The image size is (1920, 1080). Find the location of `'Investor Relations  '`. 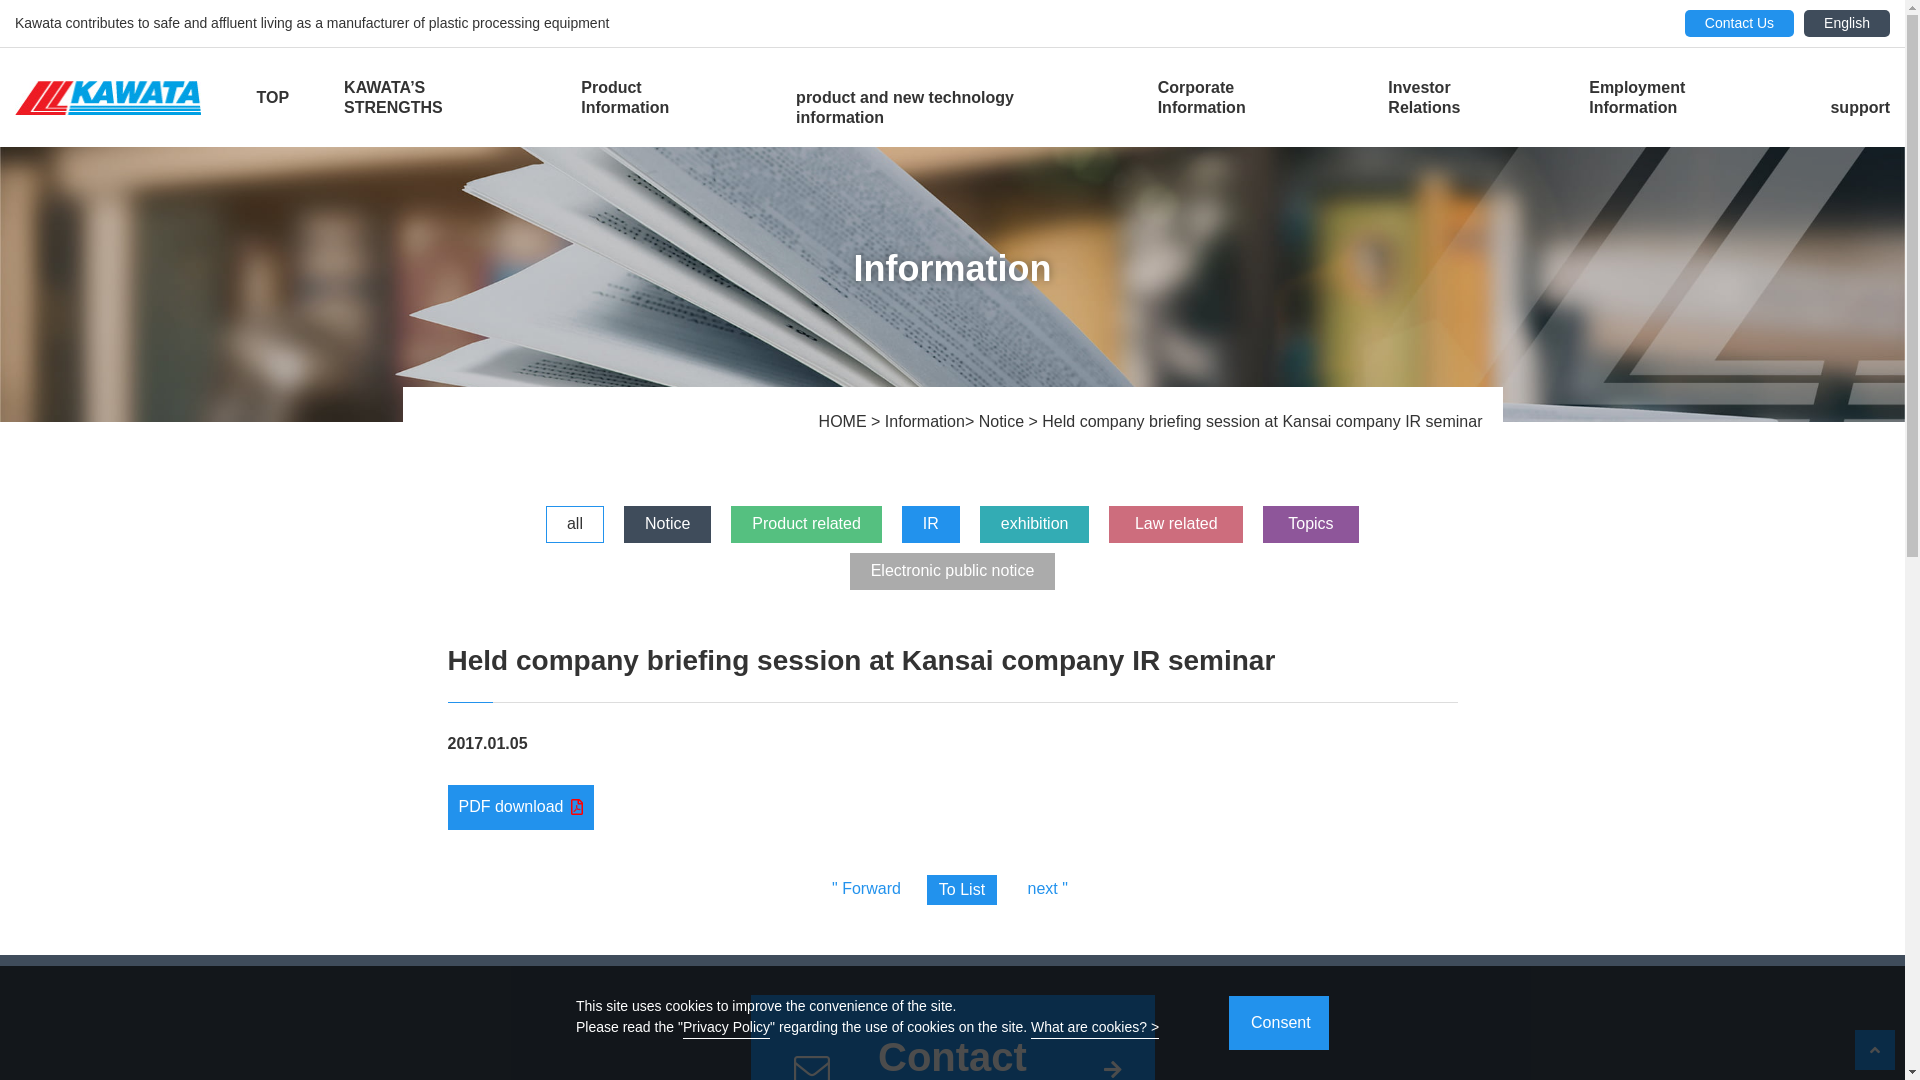

'Investor Relations  ' is located at coordinates (1460, 97).